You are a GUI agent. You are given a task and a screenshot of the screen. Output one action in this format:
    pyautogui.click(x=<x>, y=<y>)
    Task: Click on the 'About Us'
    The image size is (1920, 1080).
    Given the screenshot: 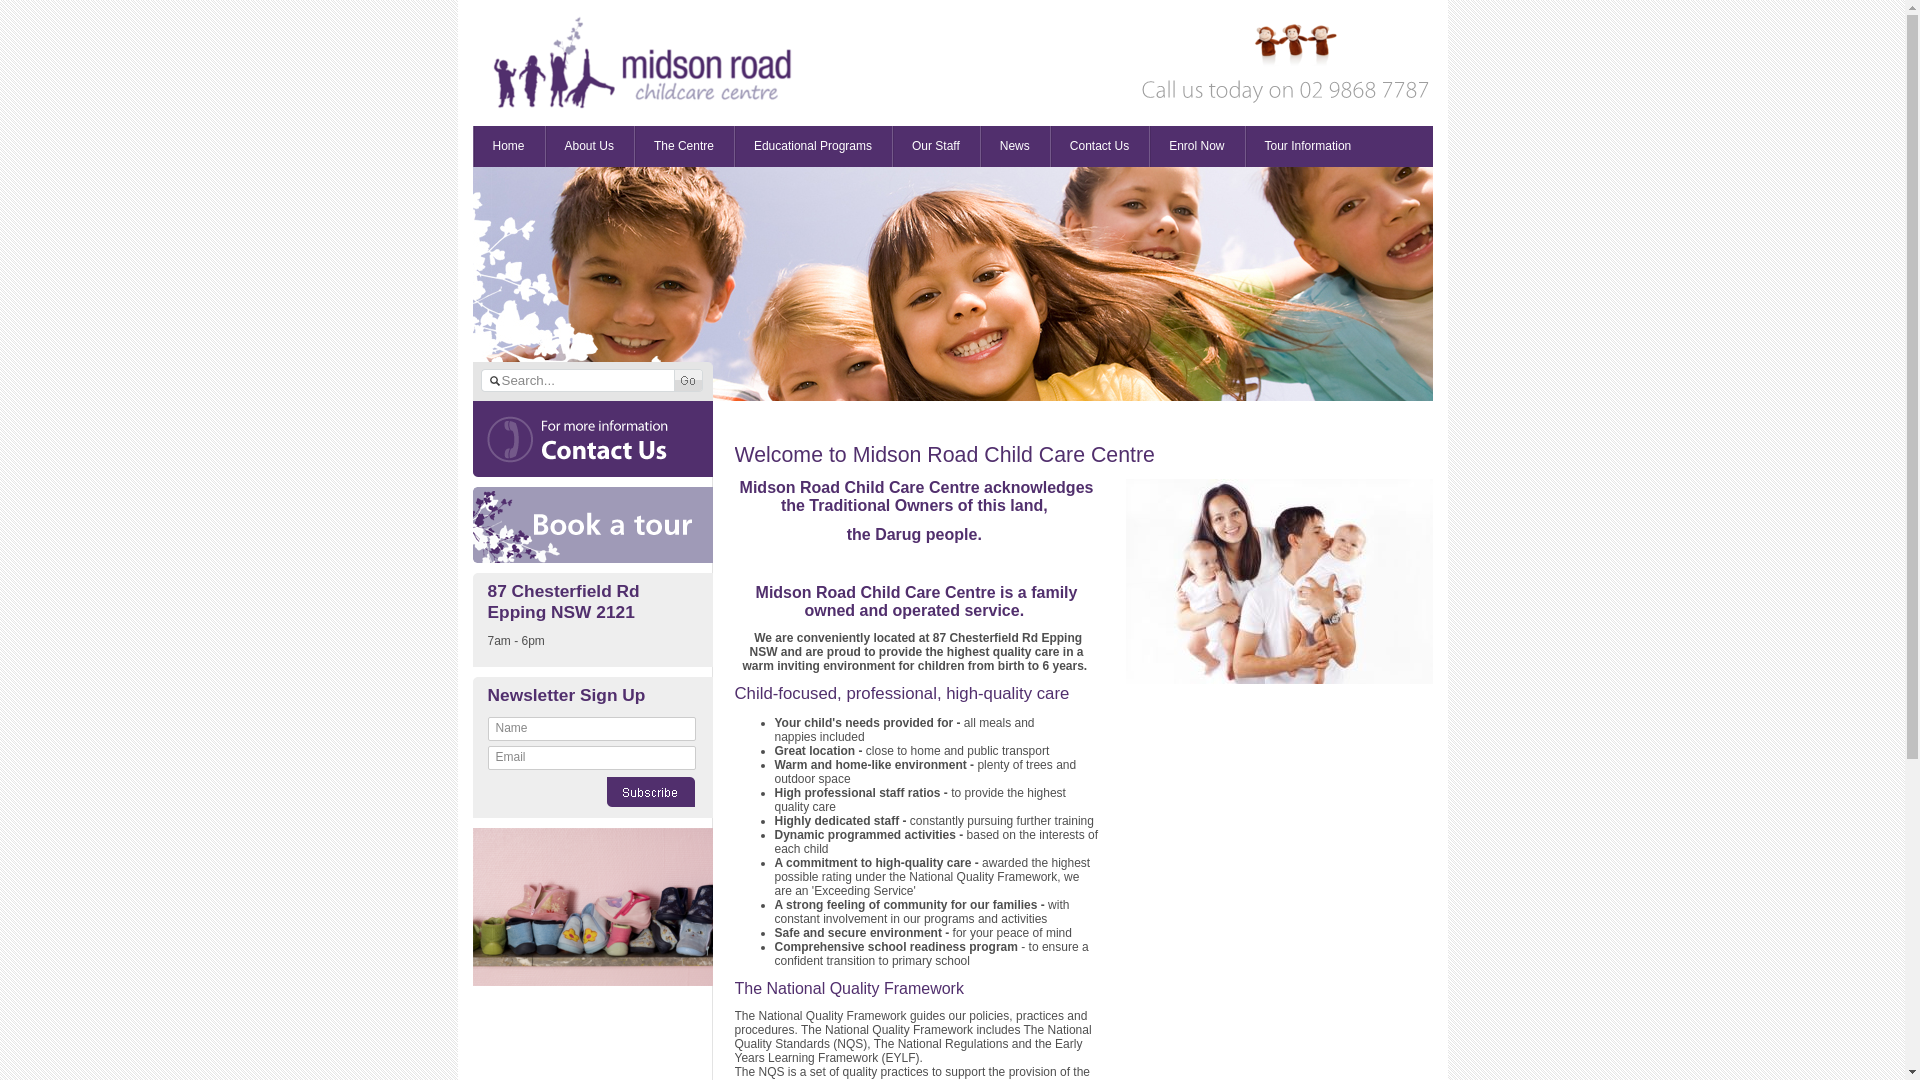 What is the action you would take?
    pyautogui.click(x=588, y=145)
    